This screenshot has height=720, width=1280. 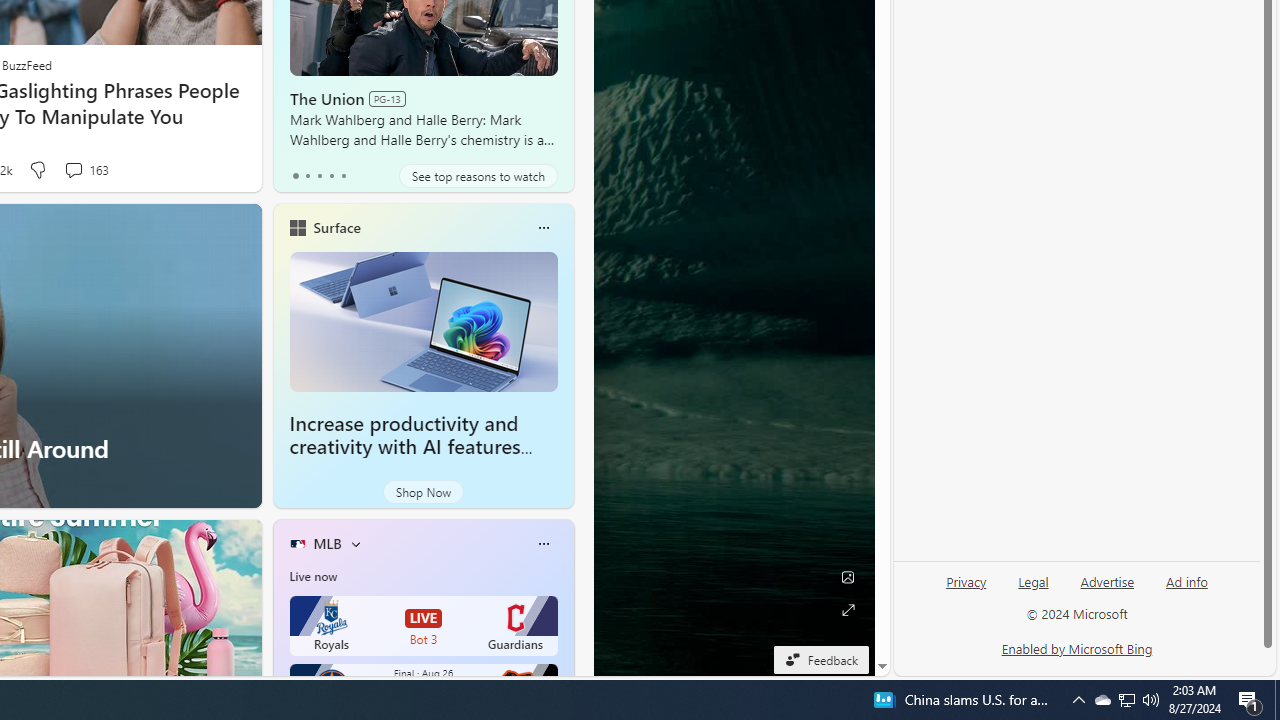 What do you see at coordinates (343, 175) in the screenshot?
I see `'tab-4'` at bounding box center [343, 175].